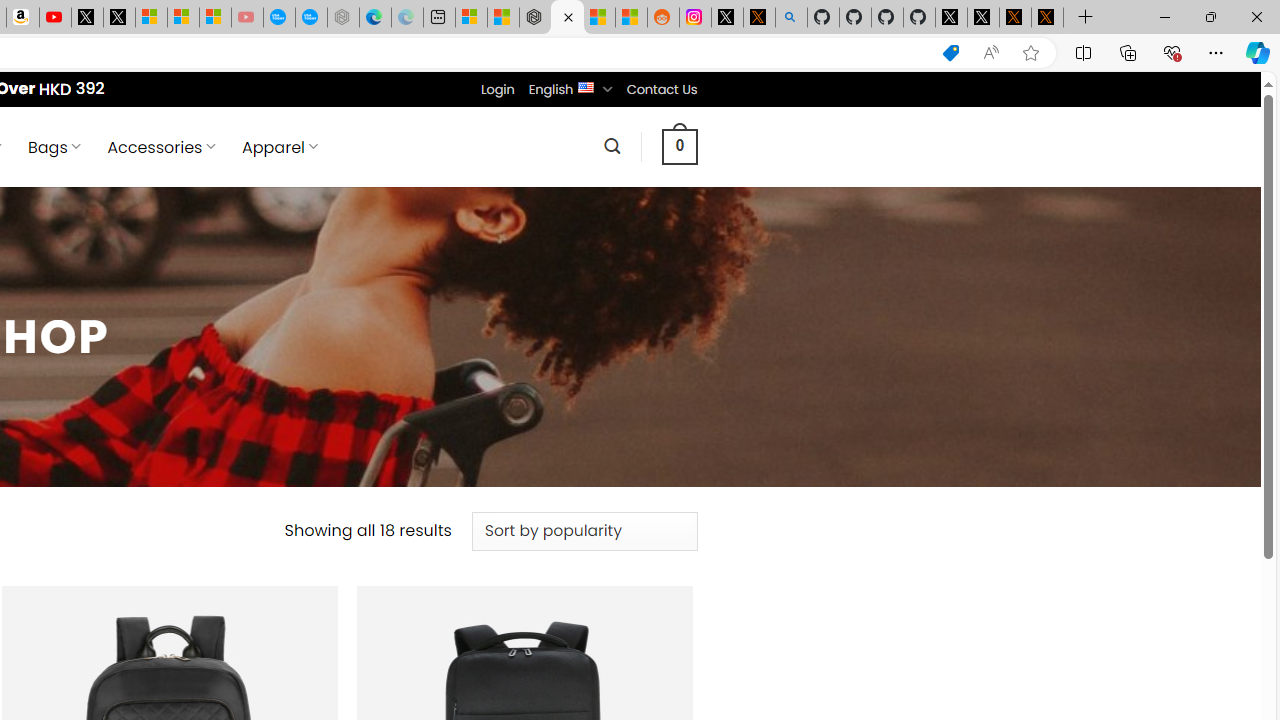  Describe the element at coordinates (566, 17) in the screenshot. I see `'Nordace - Products Archive'` at that location.